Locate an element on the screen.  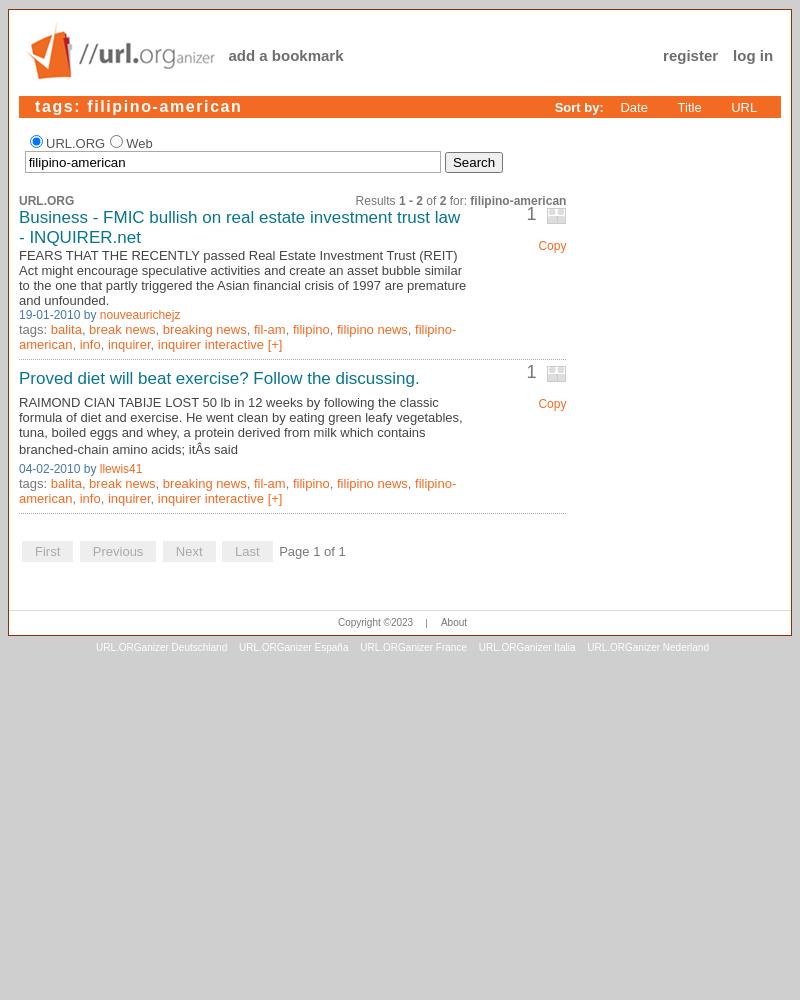
'Copyright ©2023' is located at coordinates (375, 621).